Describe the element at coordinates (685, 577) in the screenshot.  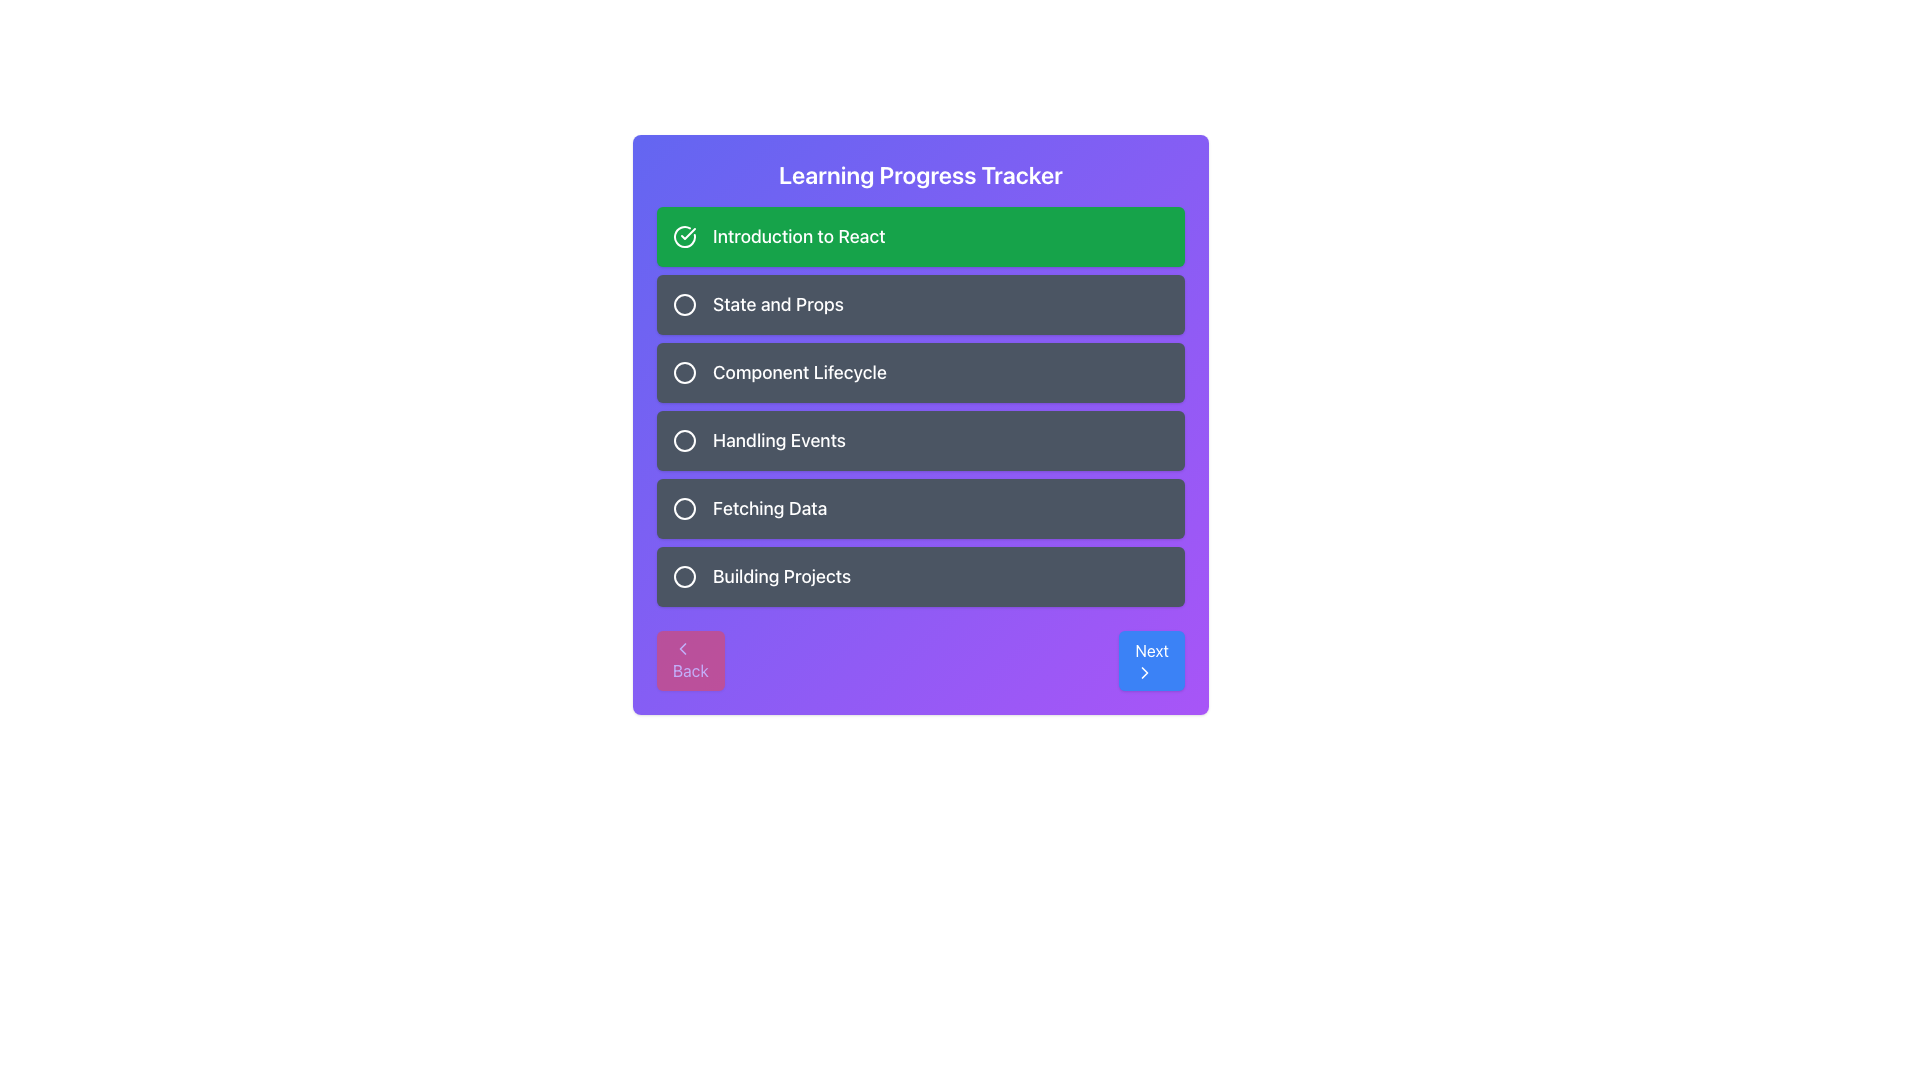
I see `the inner circular graphic of the red-tinted icon representing the 'Building Projects' topic in the course stages list` at that location.